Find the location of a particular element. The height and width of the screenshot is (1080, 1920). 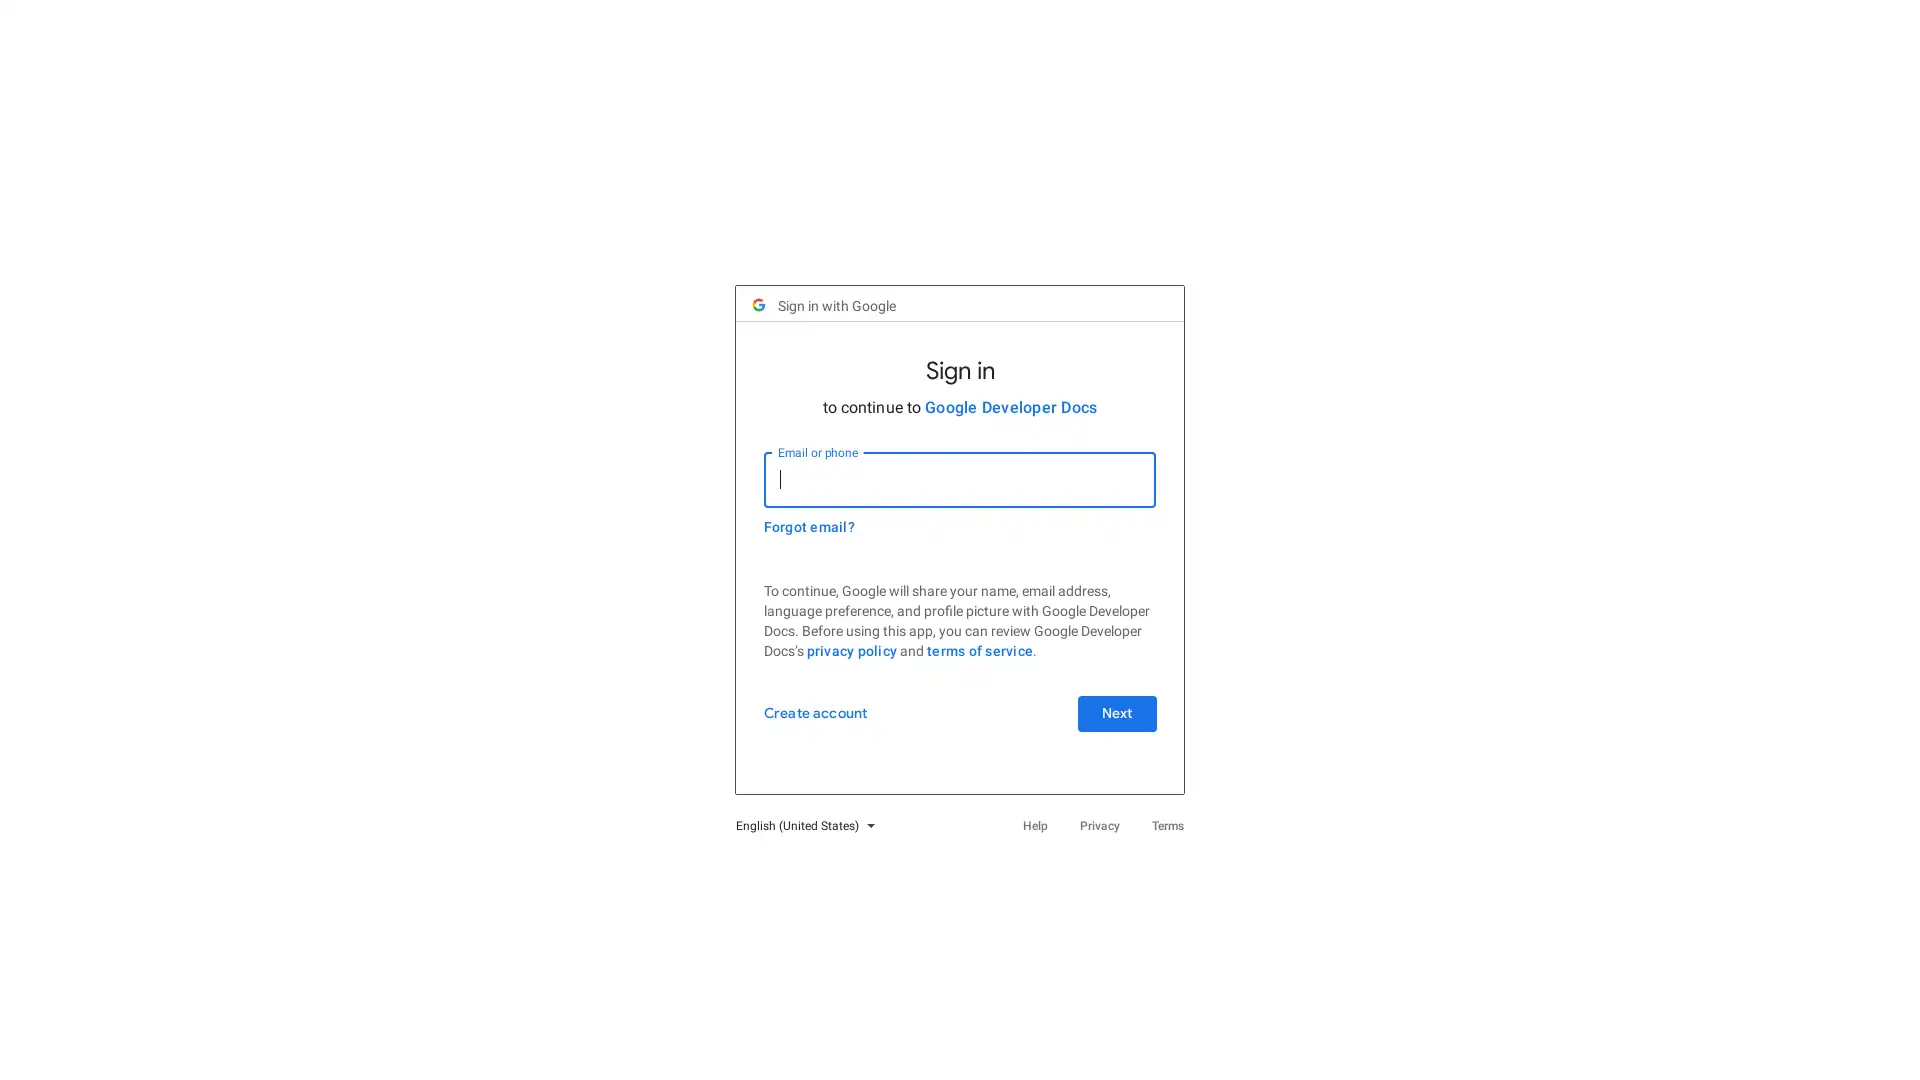

Next is located at coordinates (1103, 732).